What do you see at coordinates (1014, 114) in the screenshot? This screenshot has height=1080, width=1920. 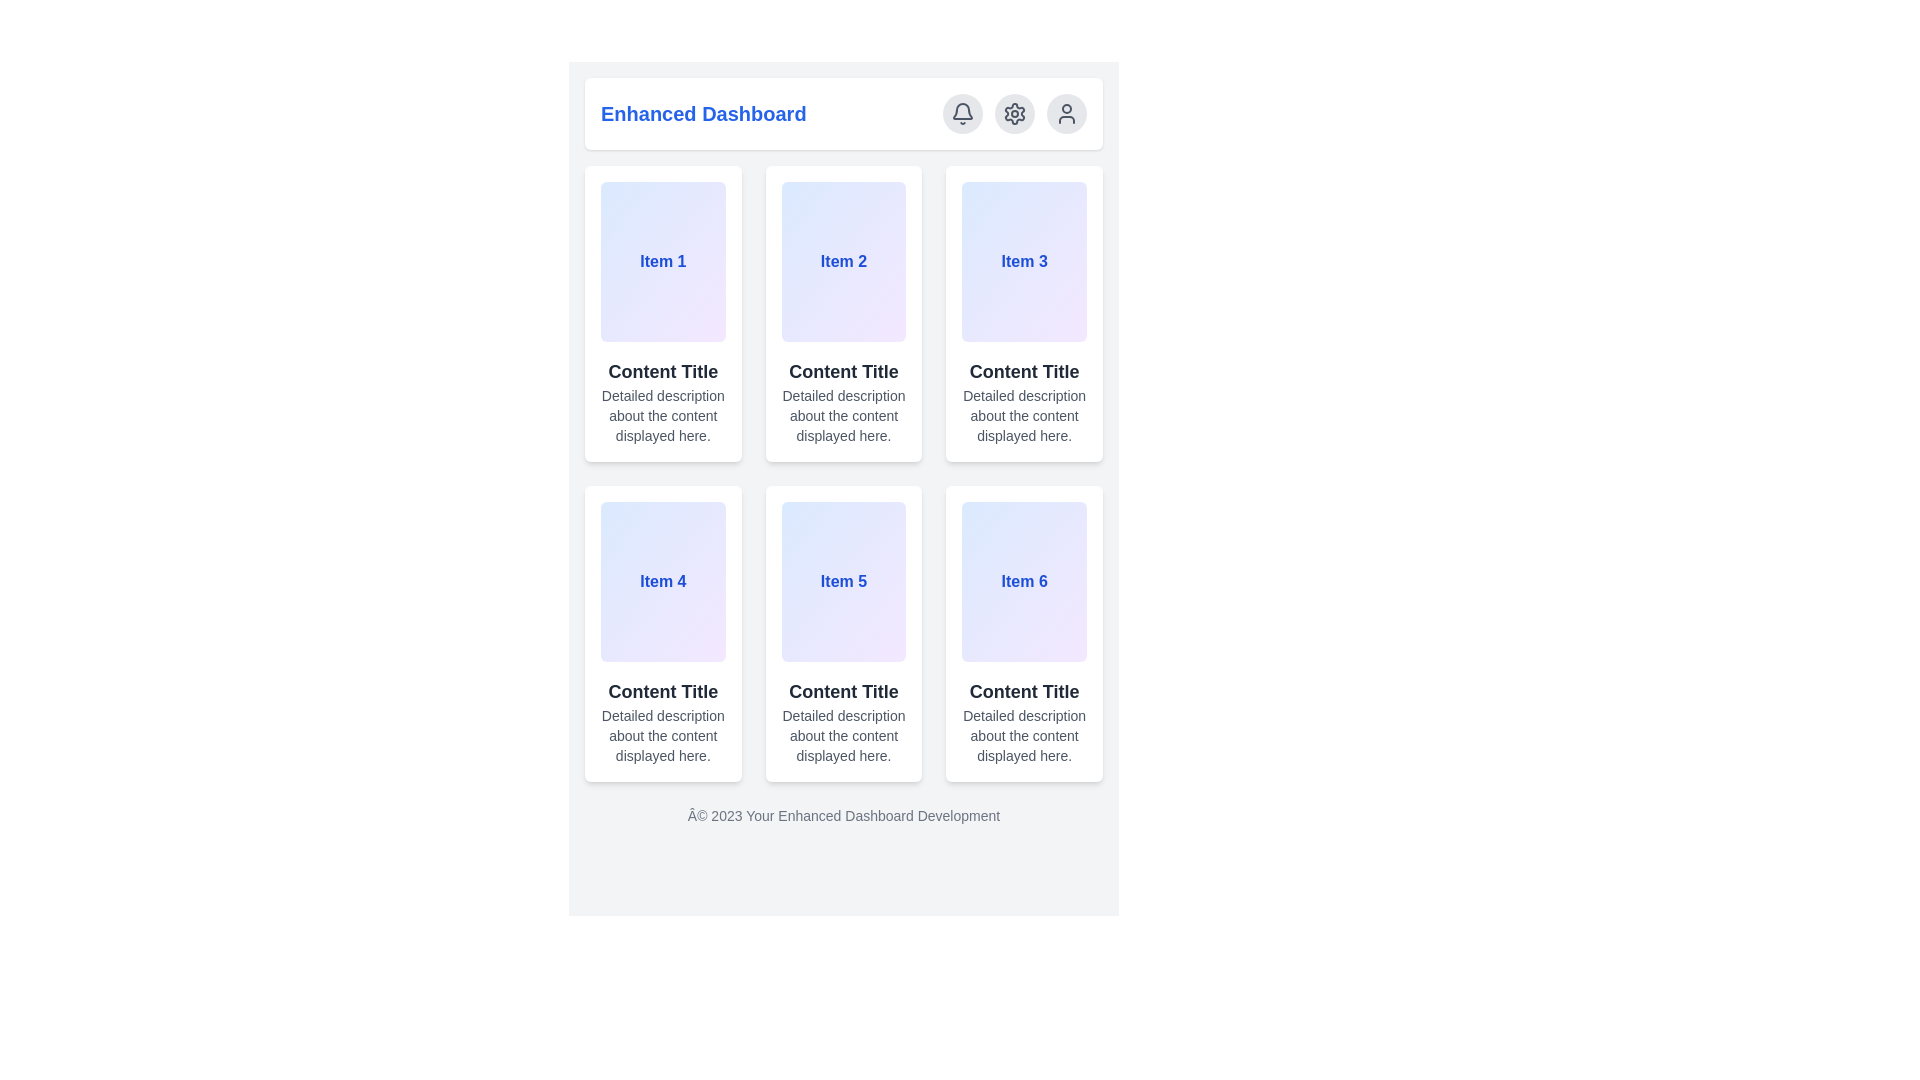 I see `the settings button located in the header section, positioned between the bell icon and the user icon` at bounding box center [1014, 114].